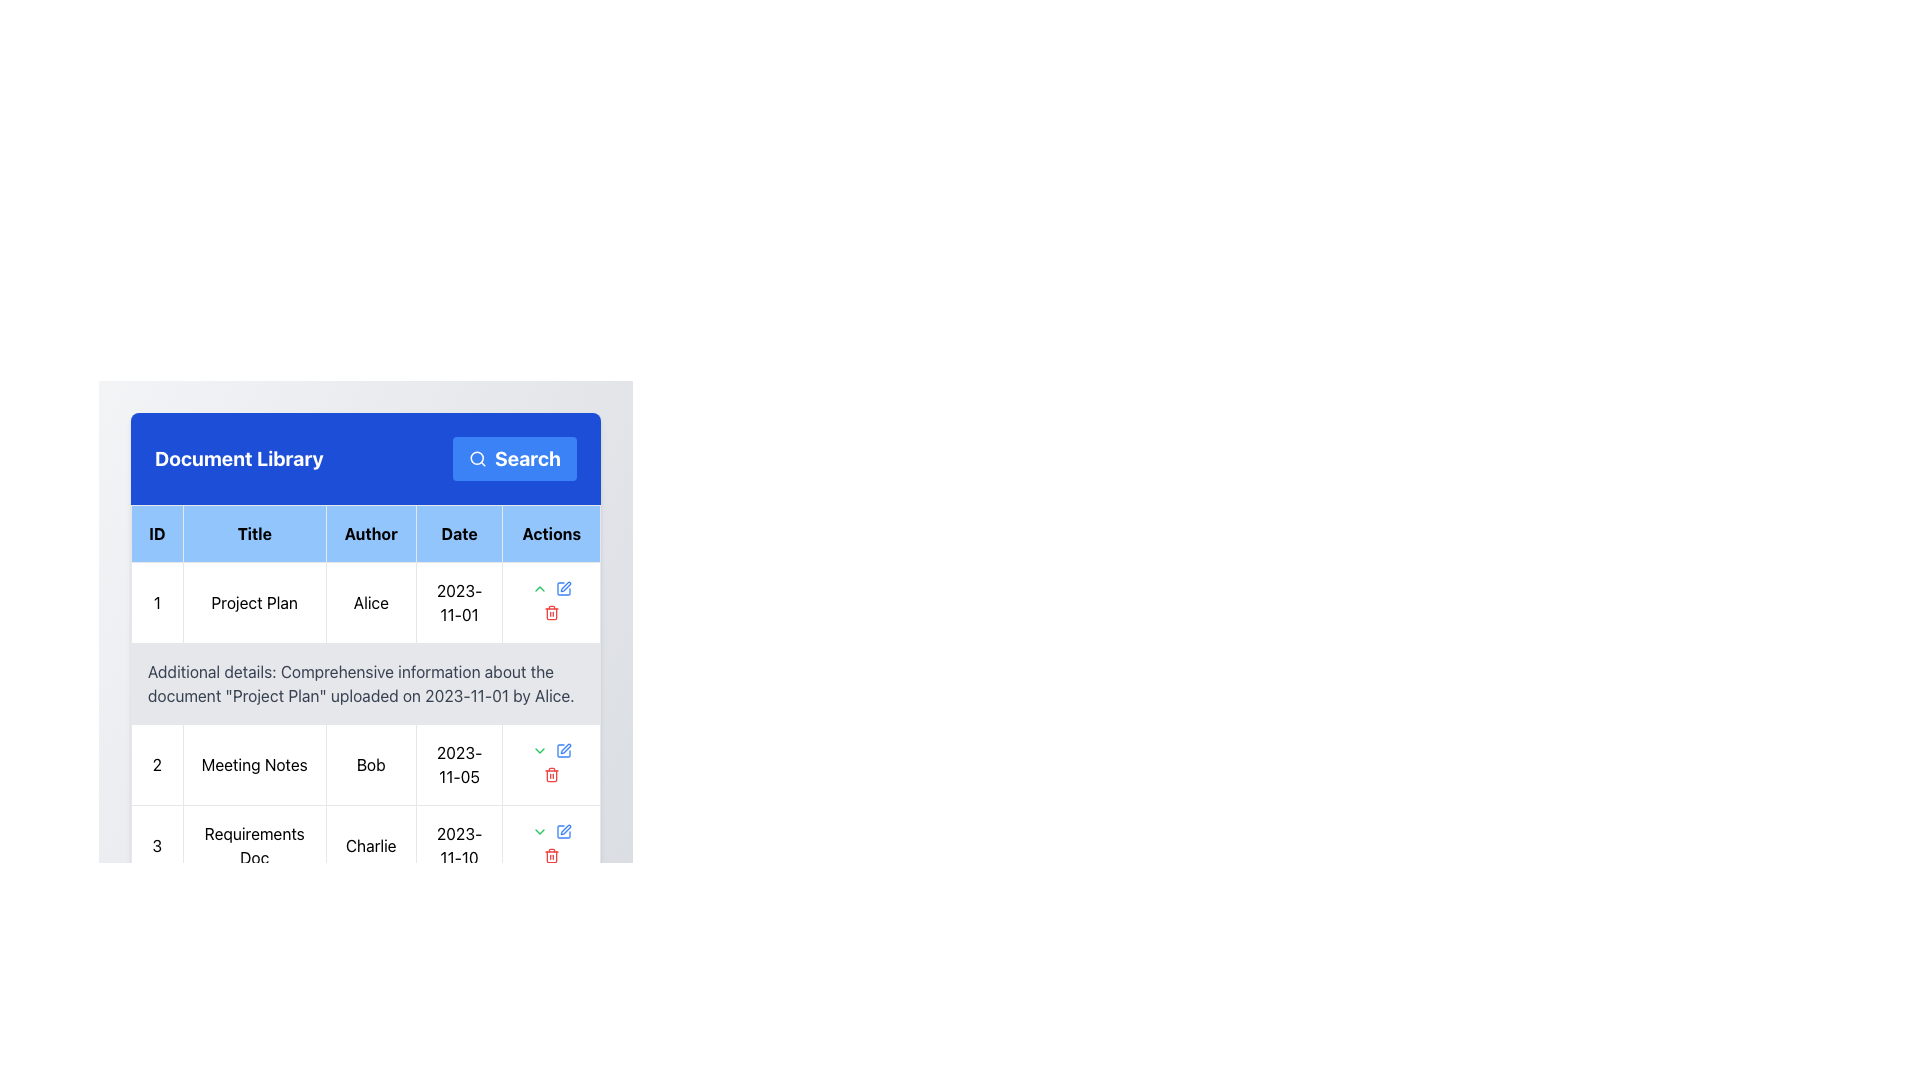 Image resolution: width=1920 pixels, height=1080 pixels. Describe the element at coordinates (458, 764) in the screenshot. I see `the text label displaying the date information in the fourth column of the second row, styled with a border, located under the 'Date' header, adjacent to 'Bob' on the left and the 'Actions' column on the right` at that location.